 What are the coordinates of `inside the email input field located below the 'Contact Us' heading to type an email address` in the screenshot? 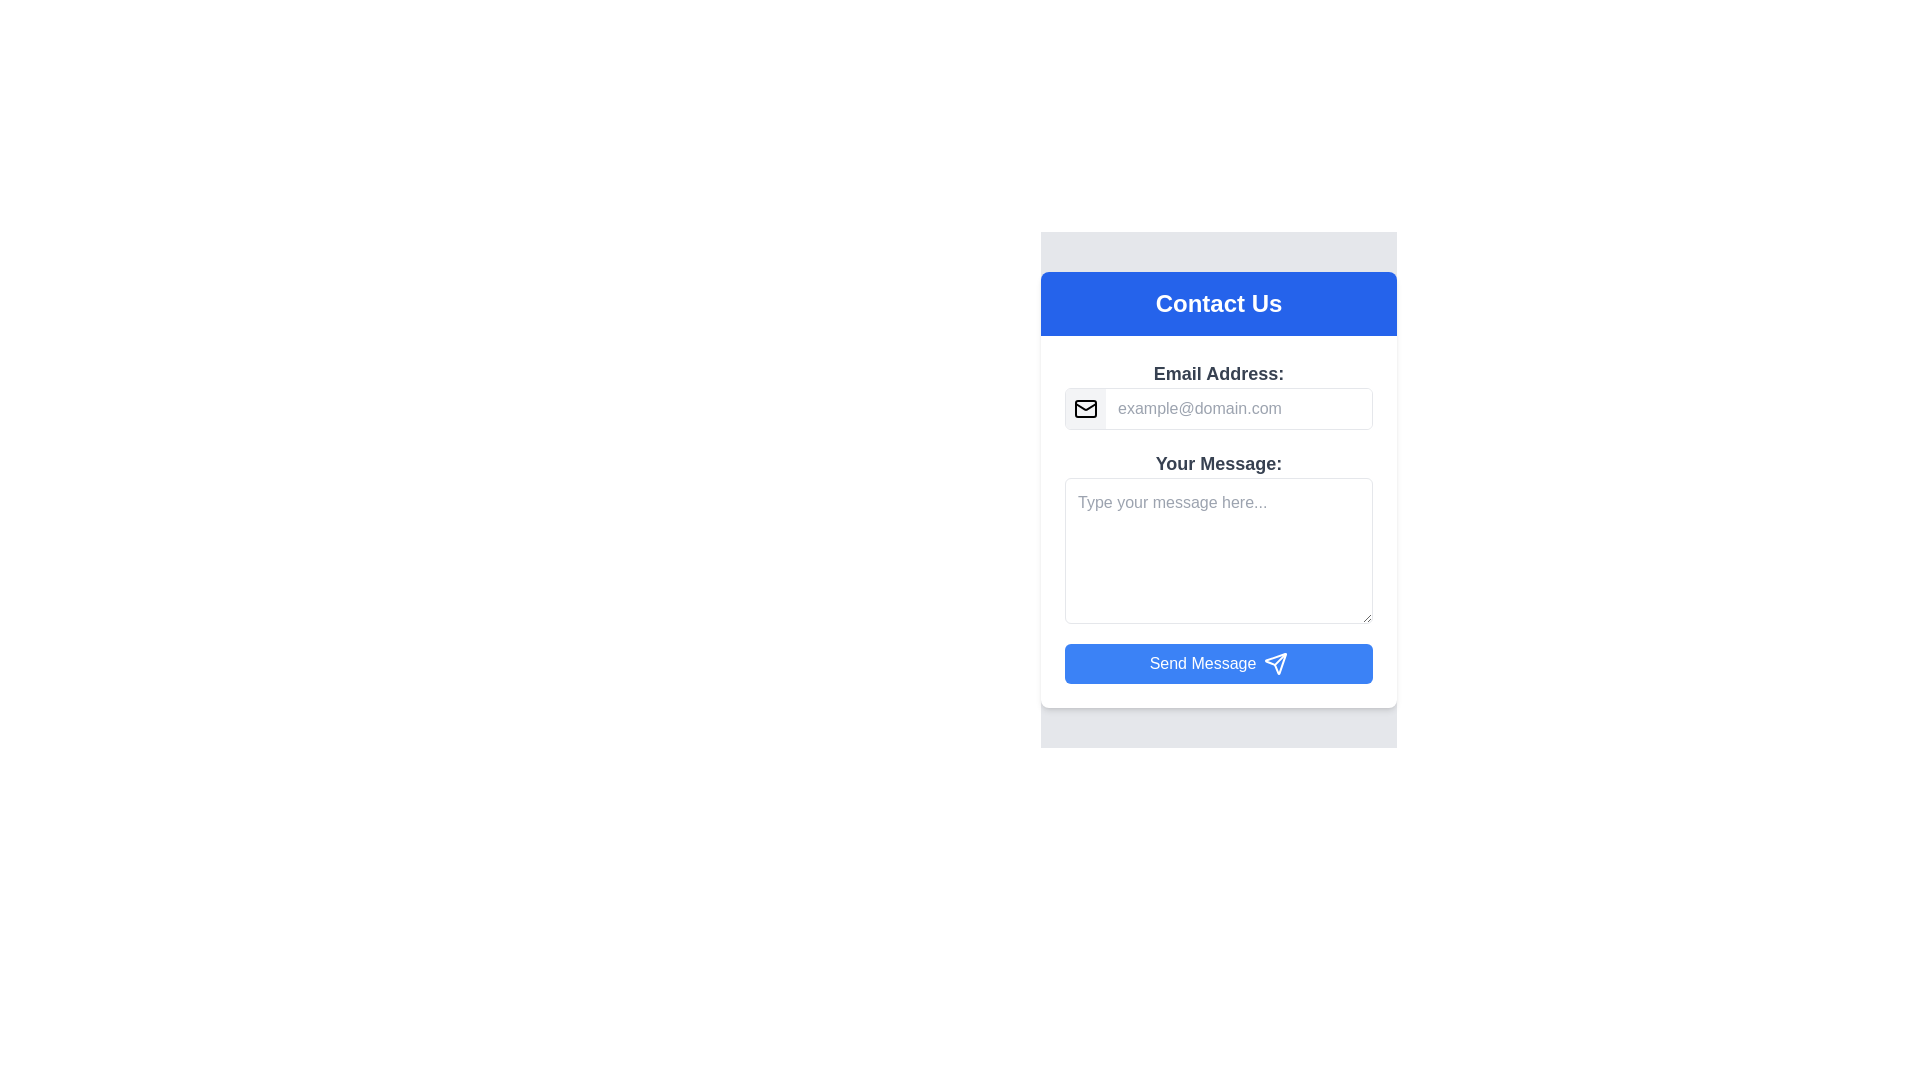 It's located at (1218, 394).